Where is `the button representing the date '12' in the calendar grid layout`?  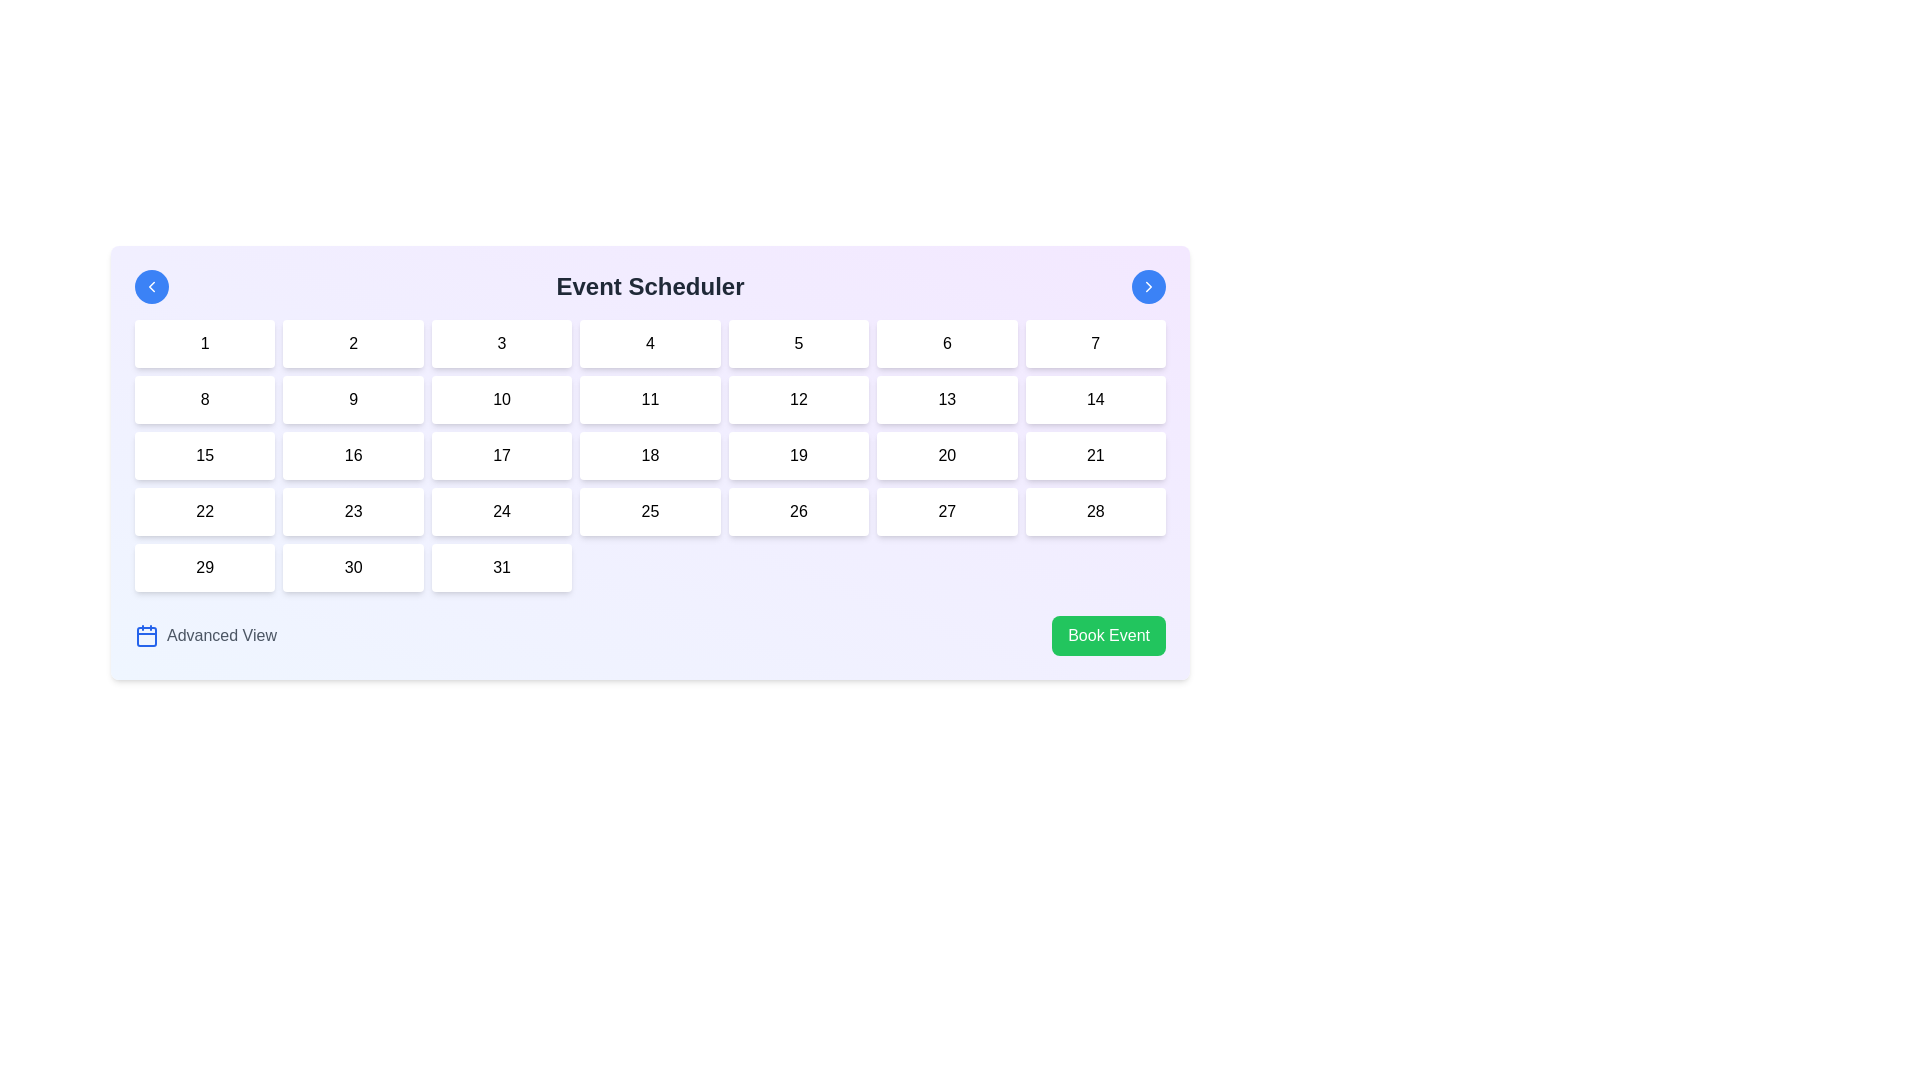 the button representing the date '12' in the calendar grid layout is located at coordinates (797, 400).